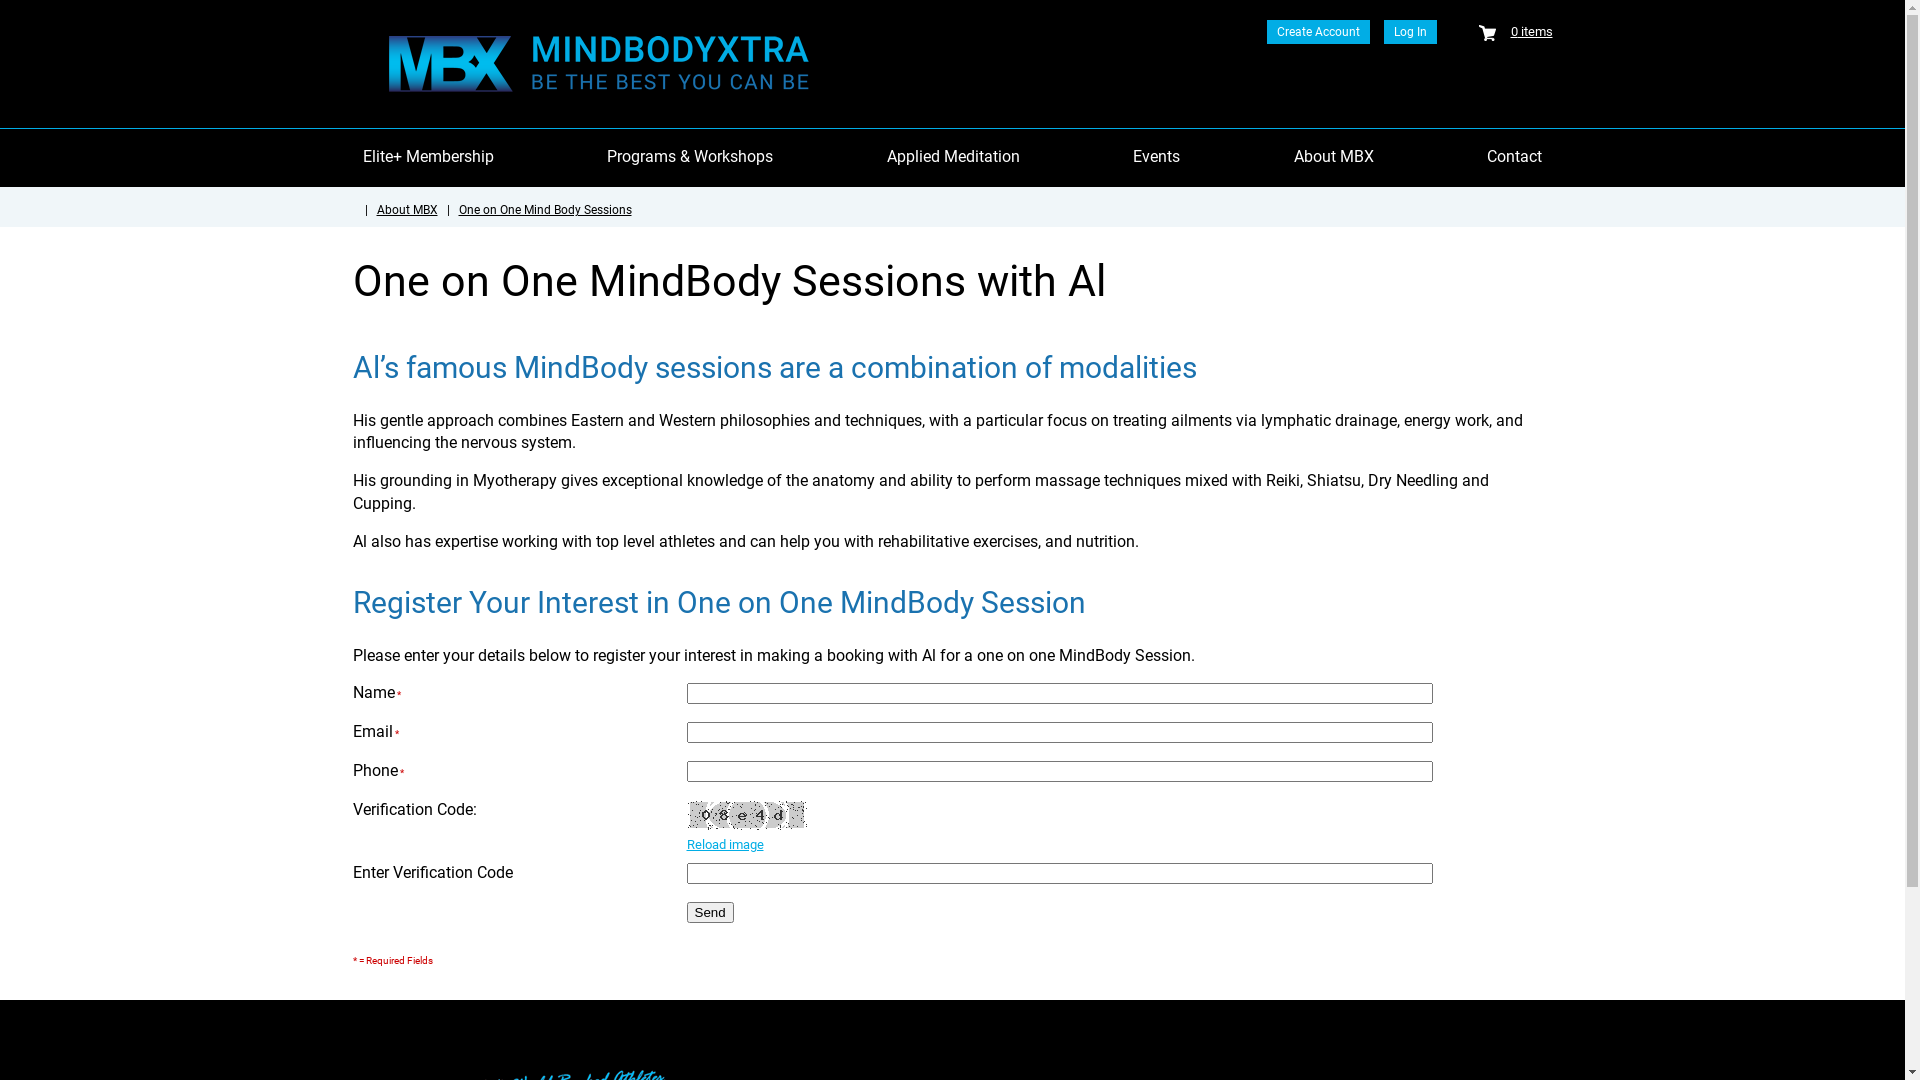  What do you see at coordinates (1409, 31) in the screenshot?
I see `'Log In'` at bounding box center [1409, 31].